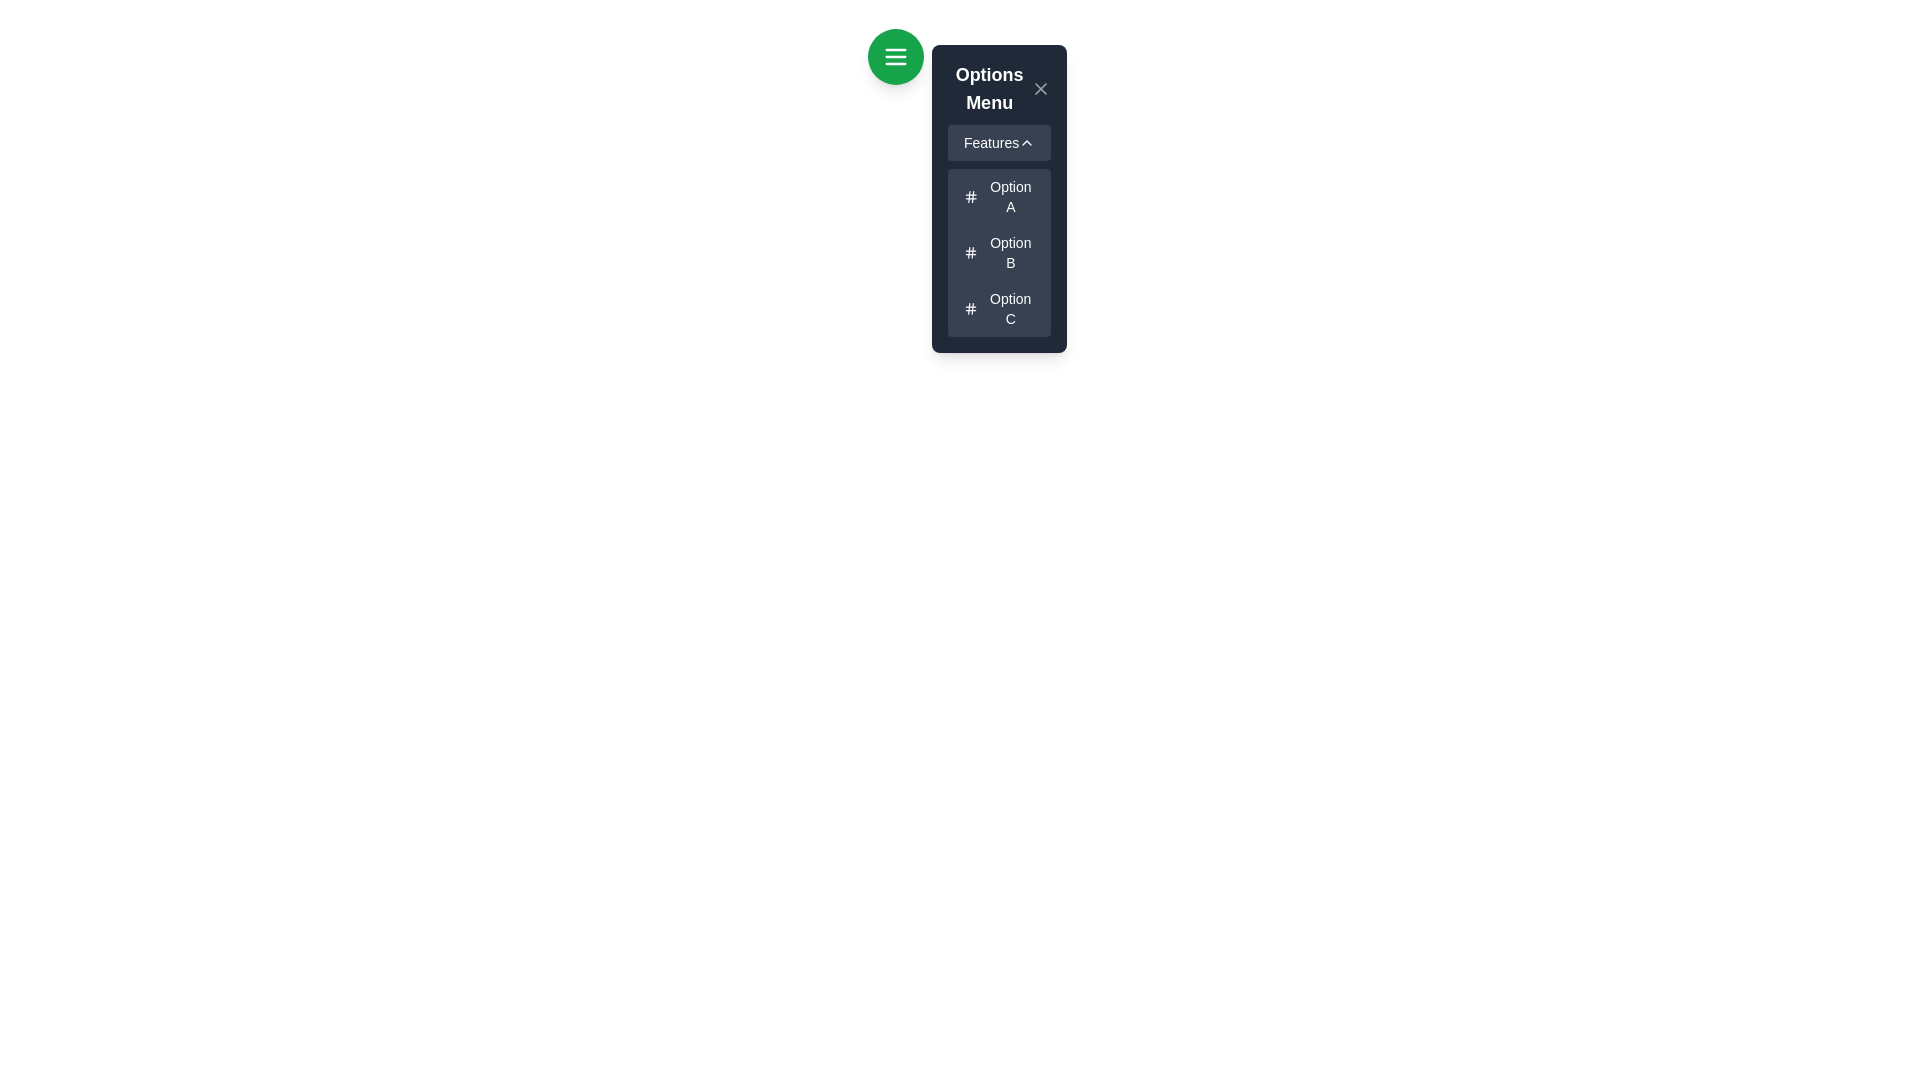 The image size is (1920, 1080). I want to click on the Text button with an icon located at the bottom of the 'Options Menu', so click(999, 308).